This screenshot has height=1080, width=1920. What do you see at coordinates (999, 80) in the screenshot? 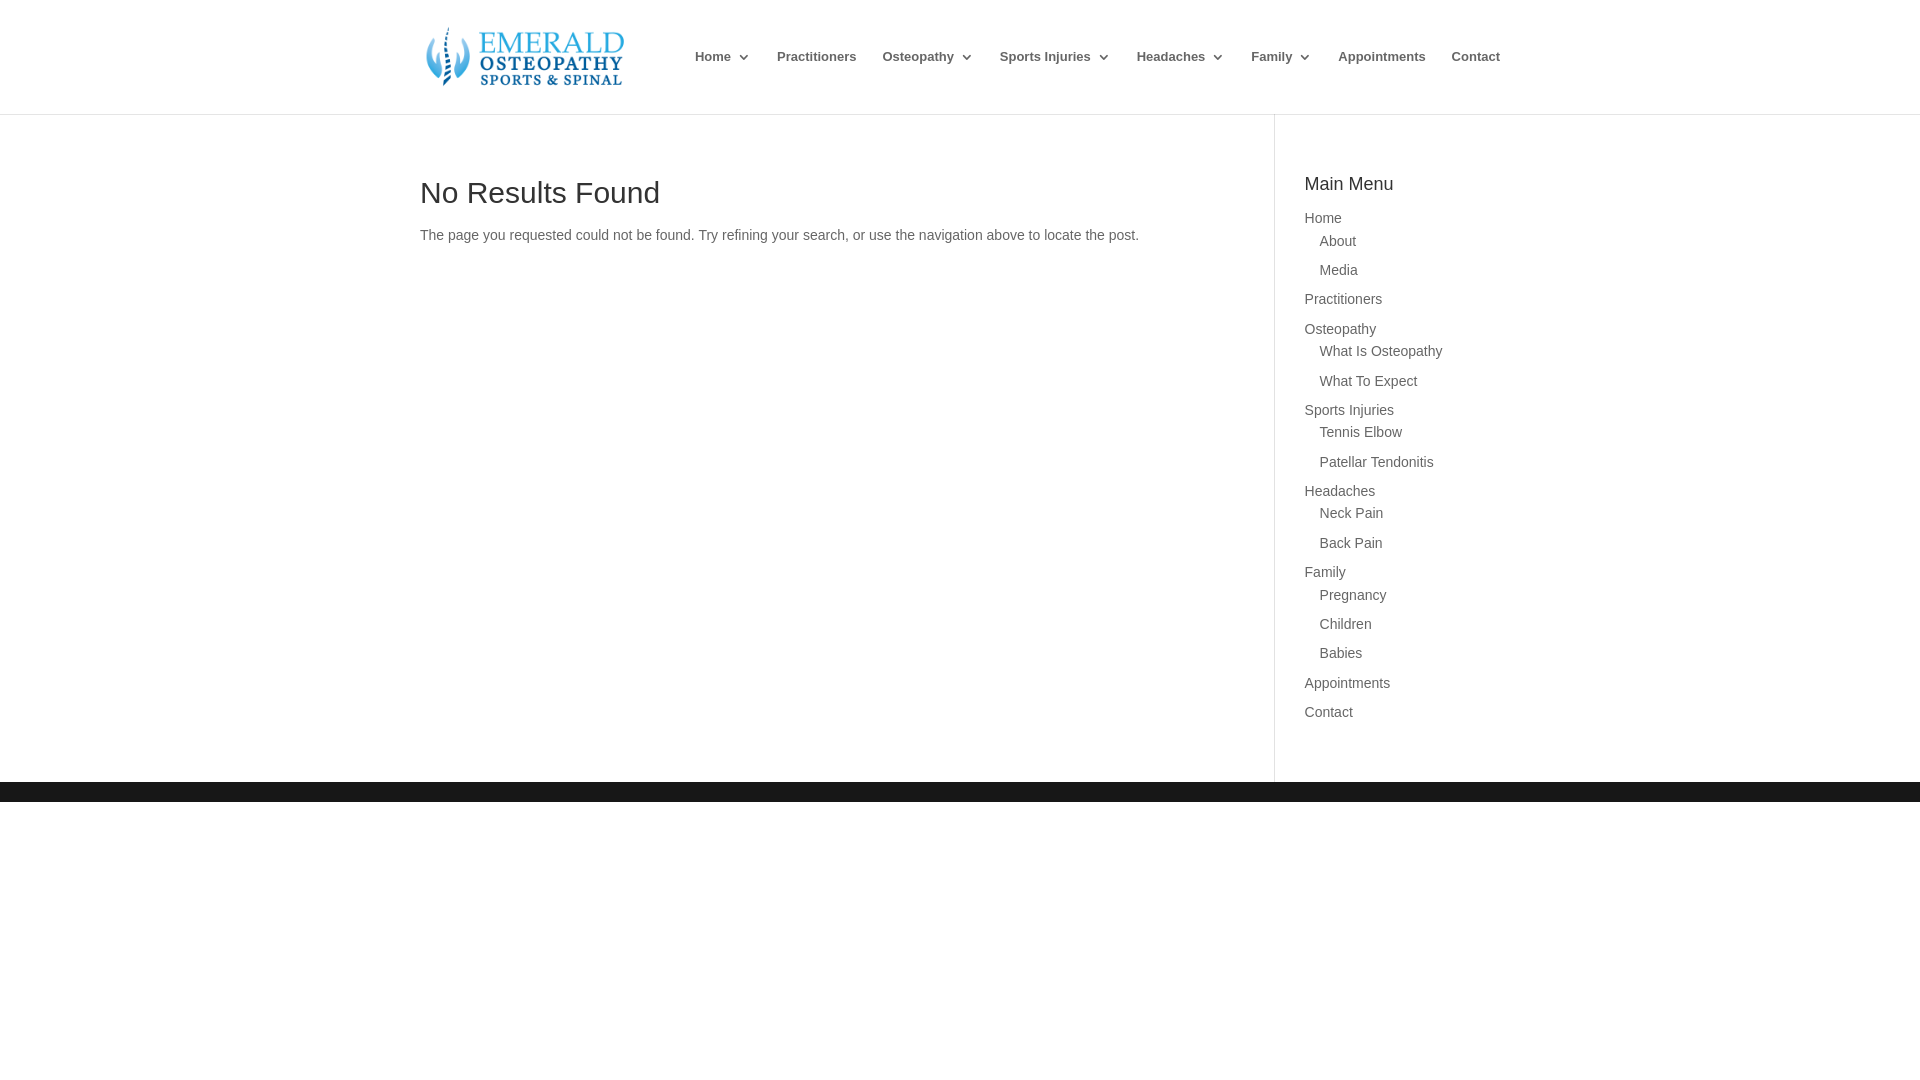
I see `'Sports Injuries'` at bounding box center [999, 80].